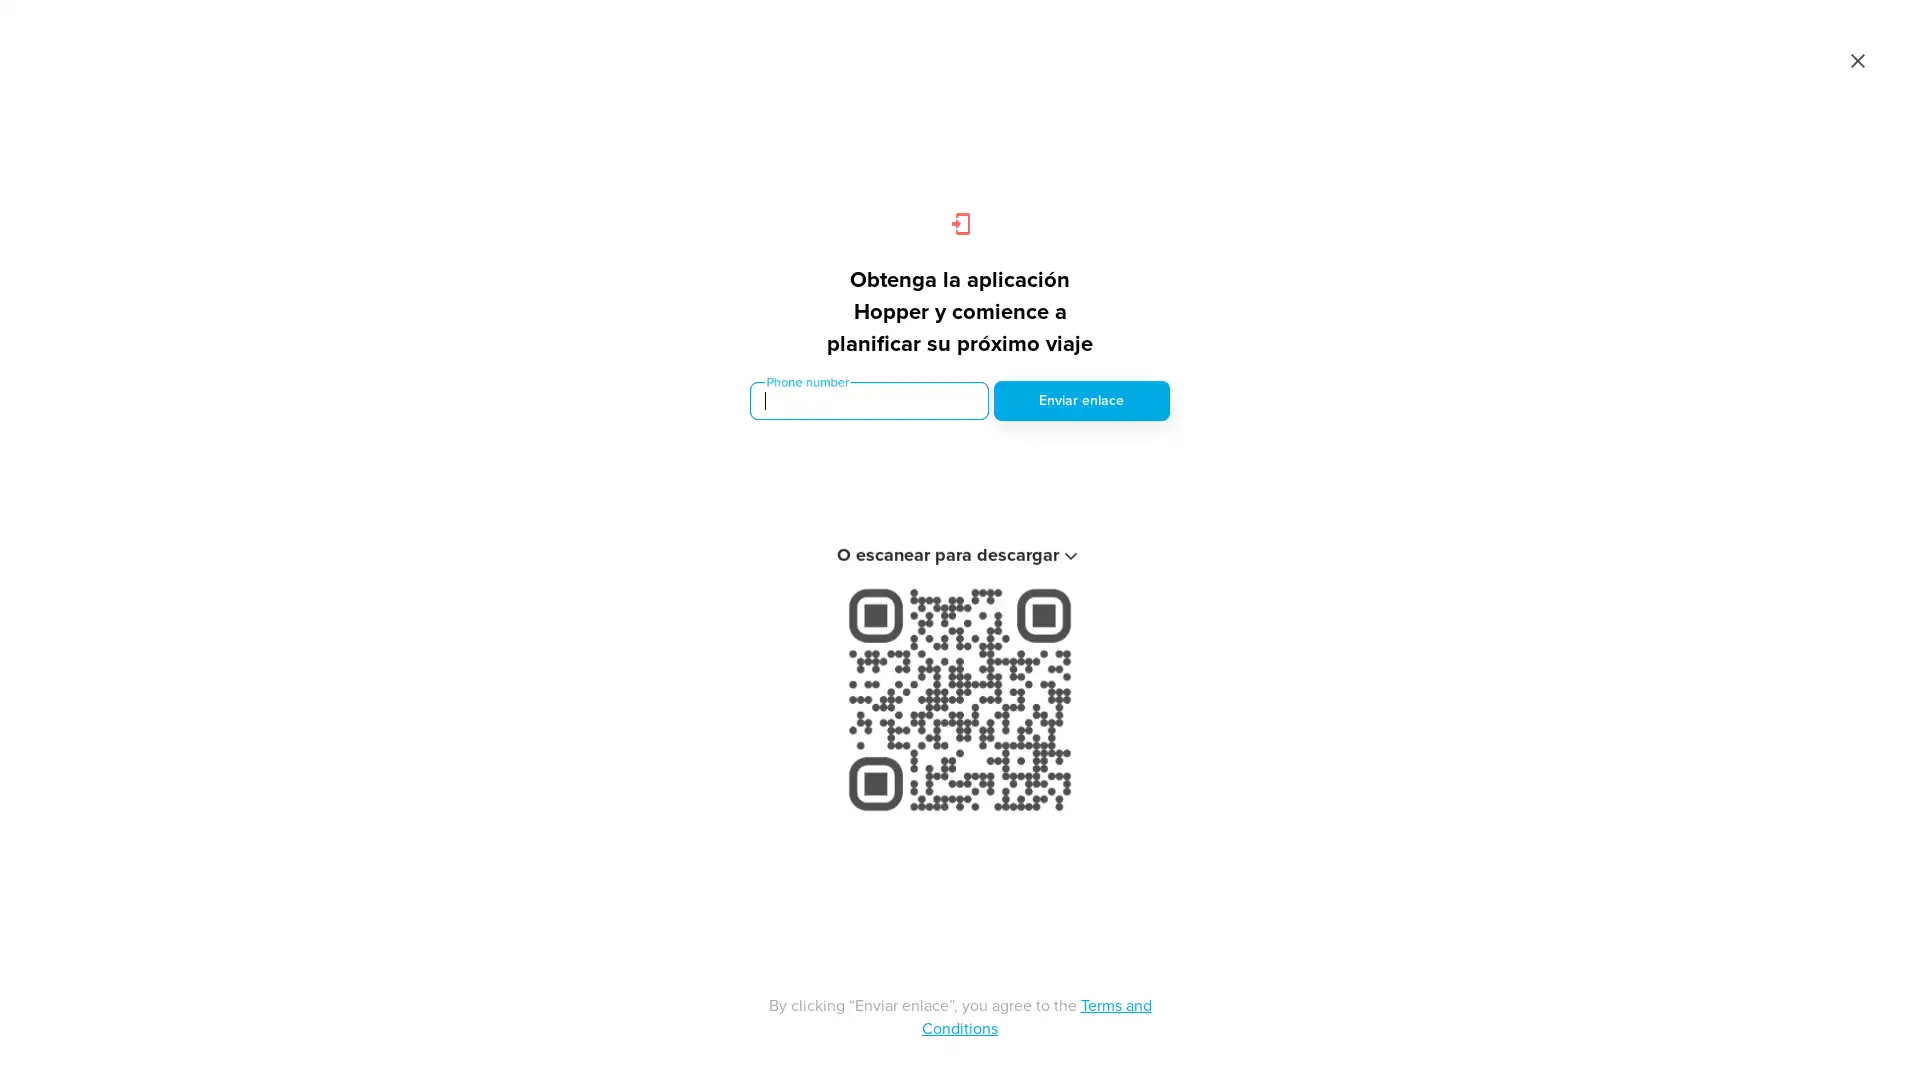  Describe the element at coordinates (1080, 401) in the screenshot. I see `Enviar enlace` at that location.